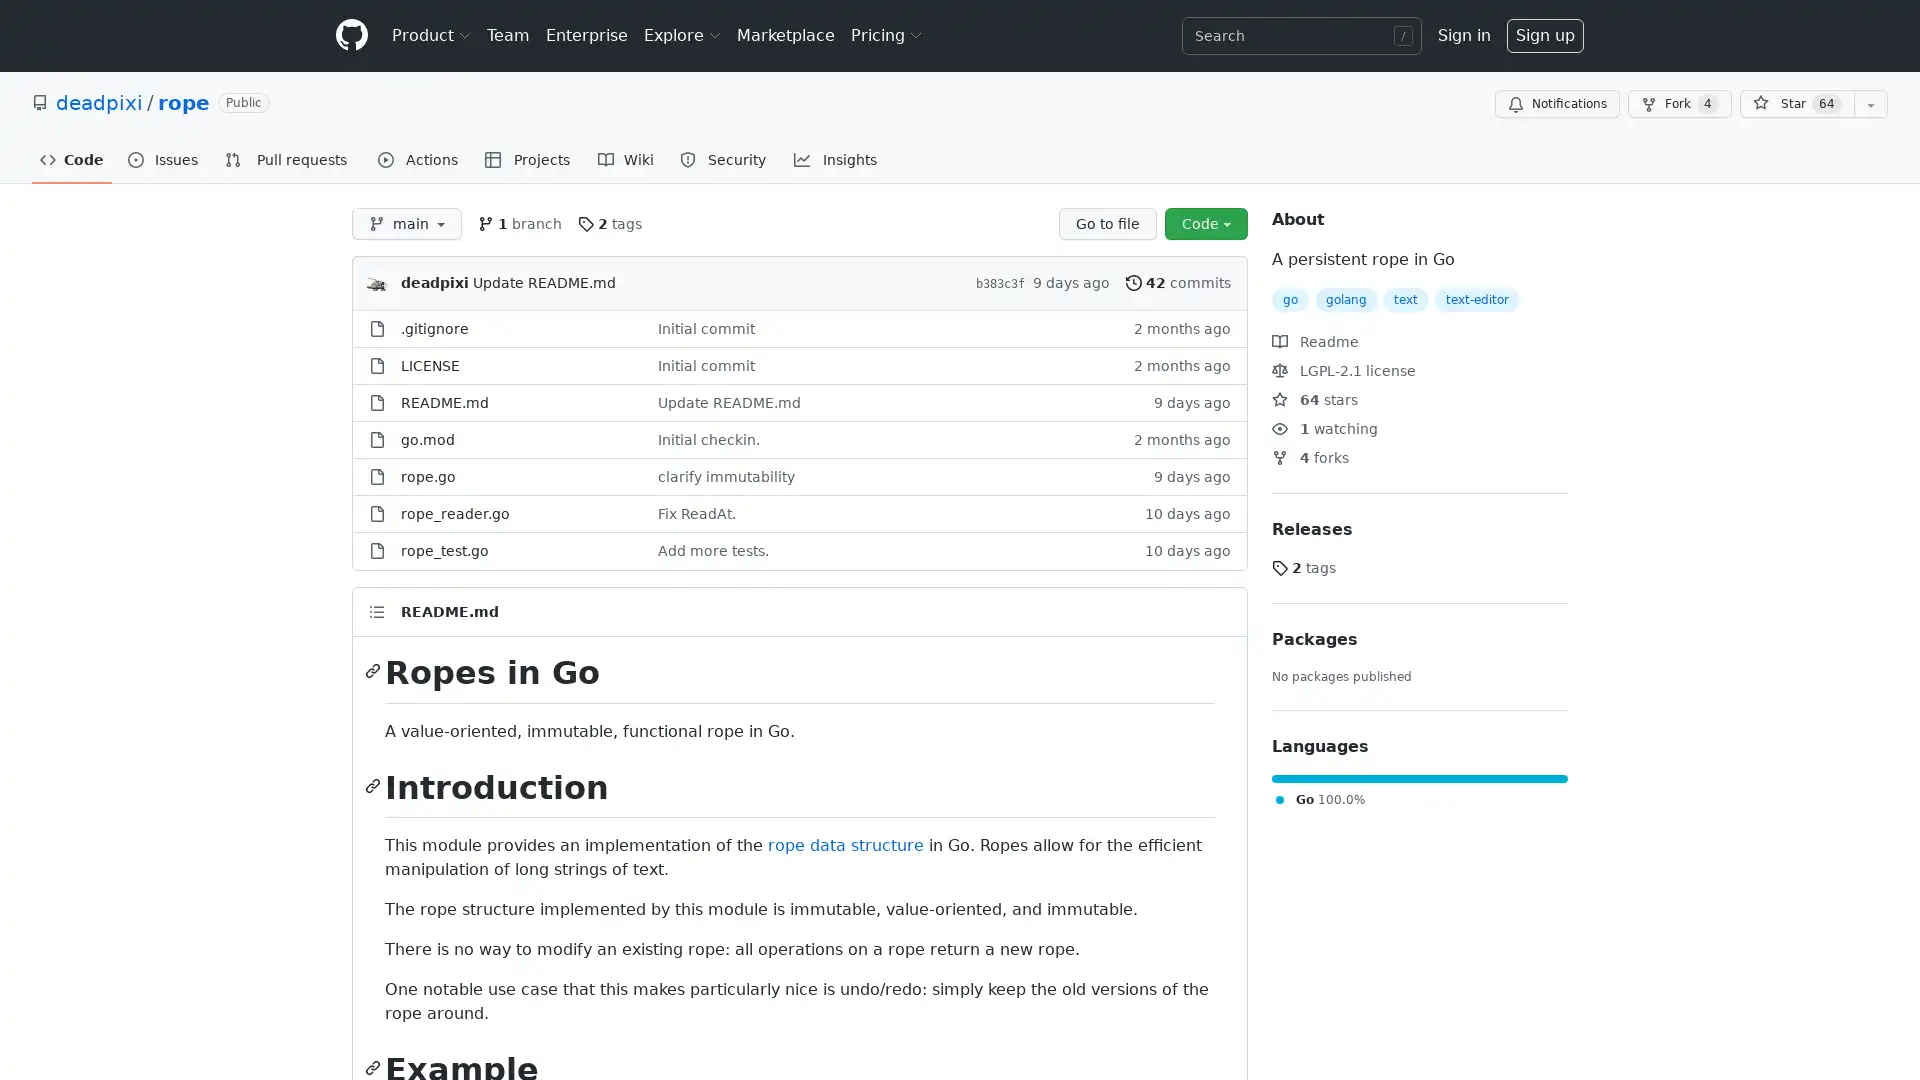 Image resolution: width=1920 pixels, height=1080 pixels. Describe the element at coordinates (1870, 104) in the screenshot. I see `You must be signed in to add this repository to a list` at that location.